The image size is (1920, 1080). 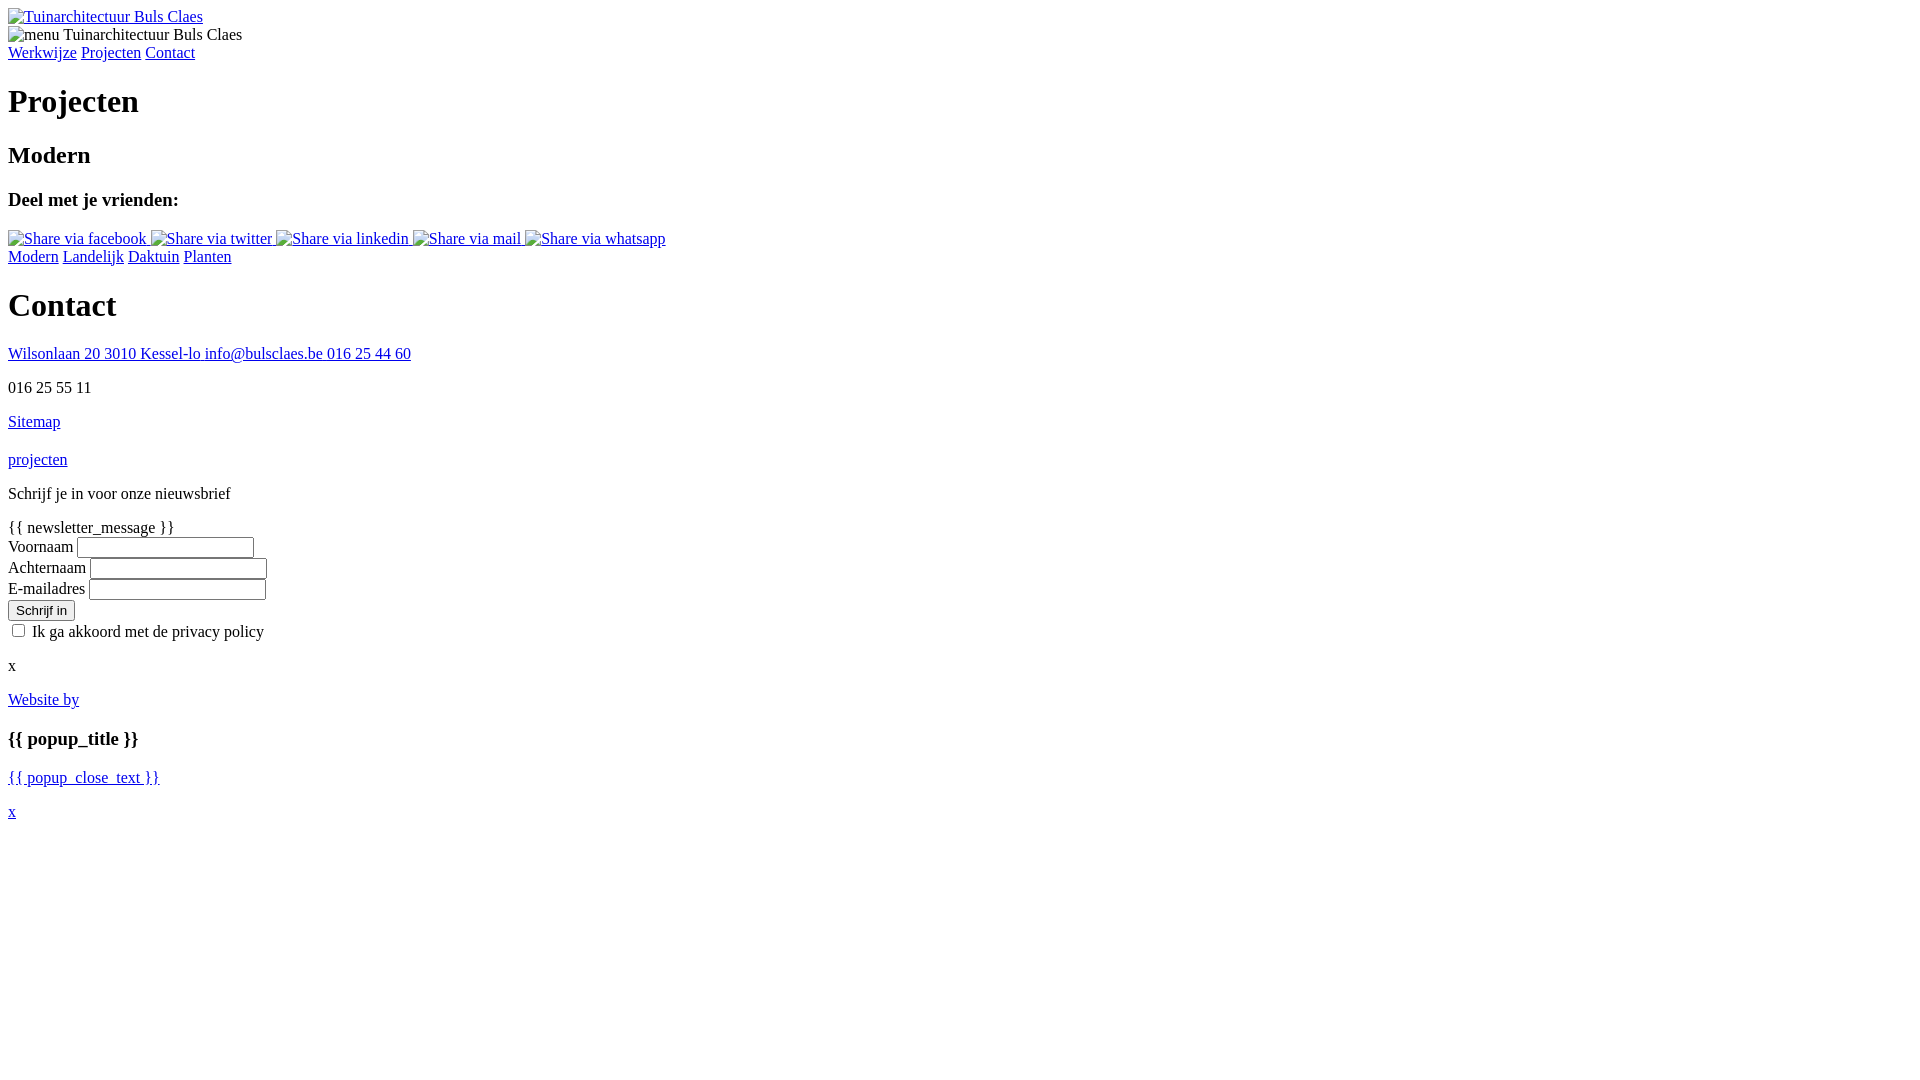 What do you see at coordinates (8, 459) in the screenshot?
I see `'projecten'` at bounding box center [8, 459].